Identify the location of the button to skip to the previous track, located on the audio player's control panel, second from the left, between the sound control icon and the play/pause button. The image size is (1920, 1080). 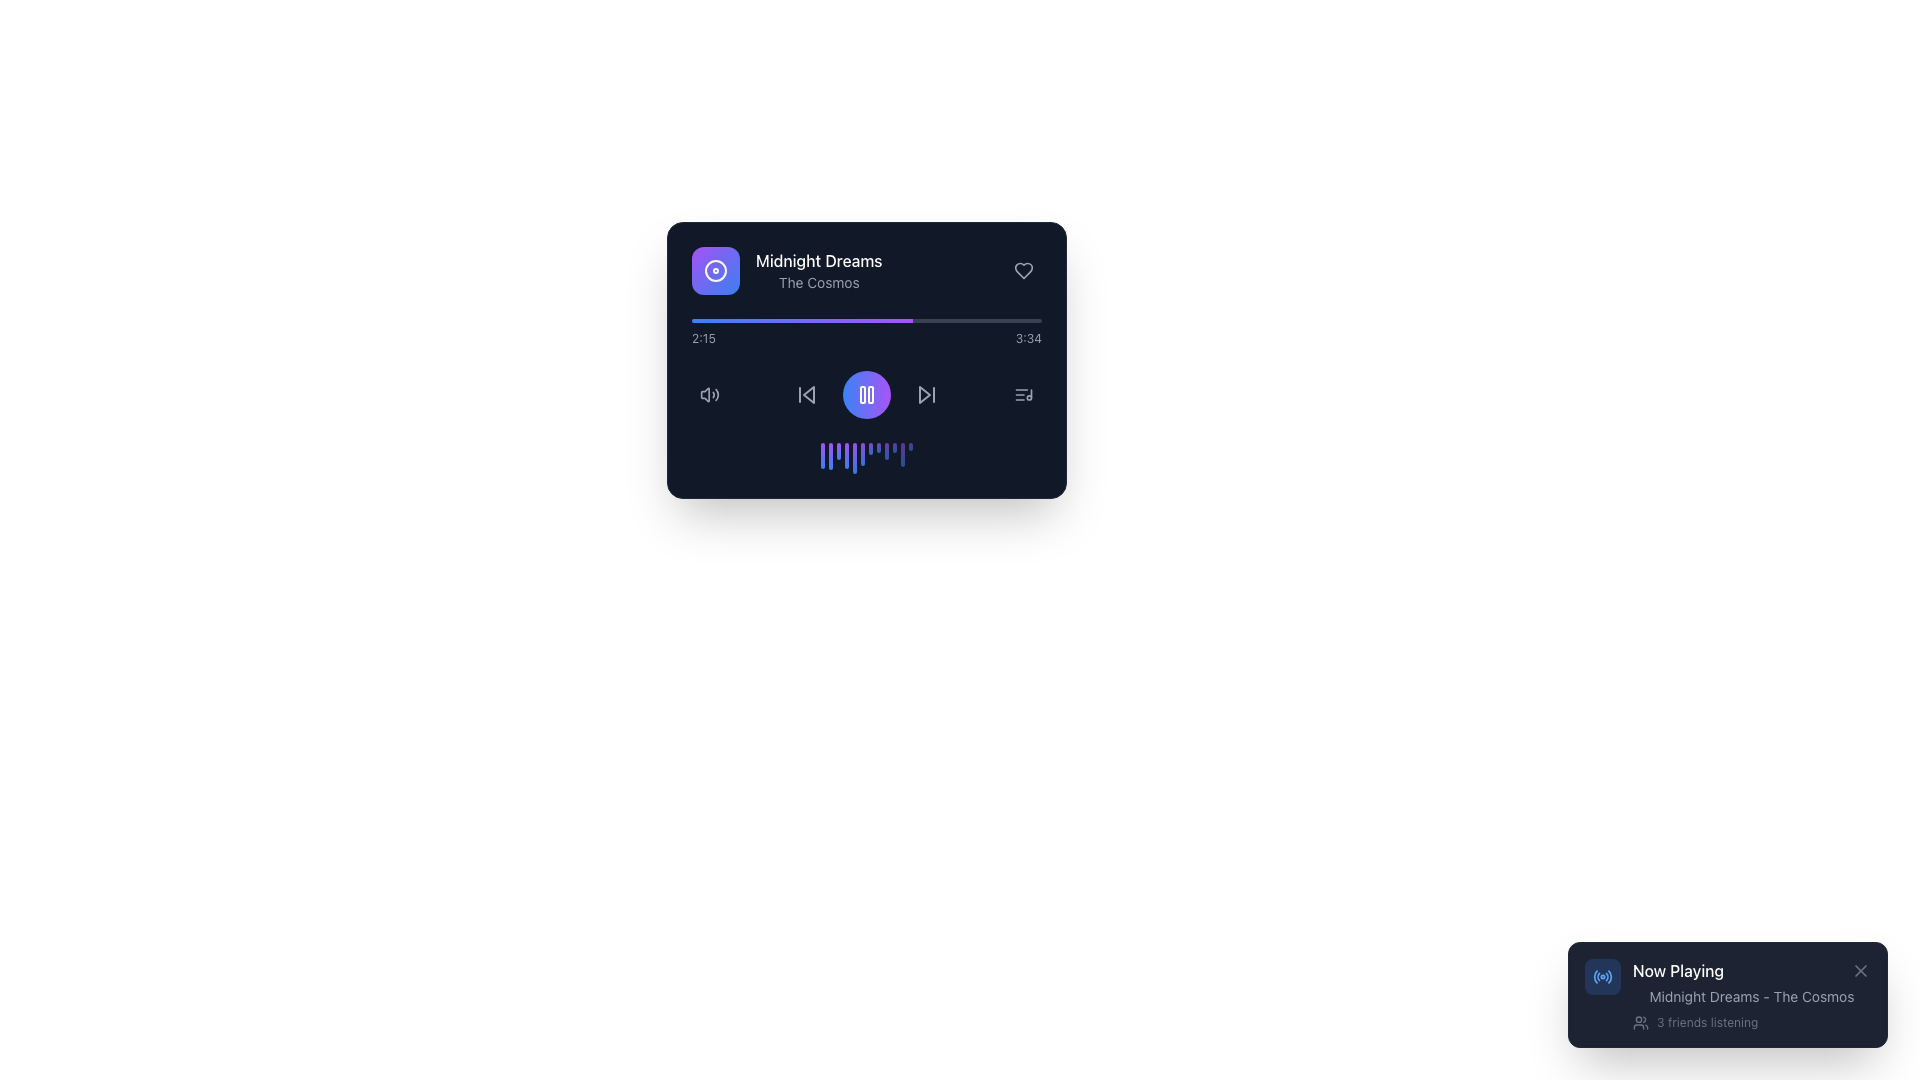
(806, 394).